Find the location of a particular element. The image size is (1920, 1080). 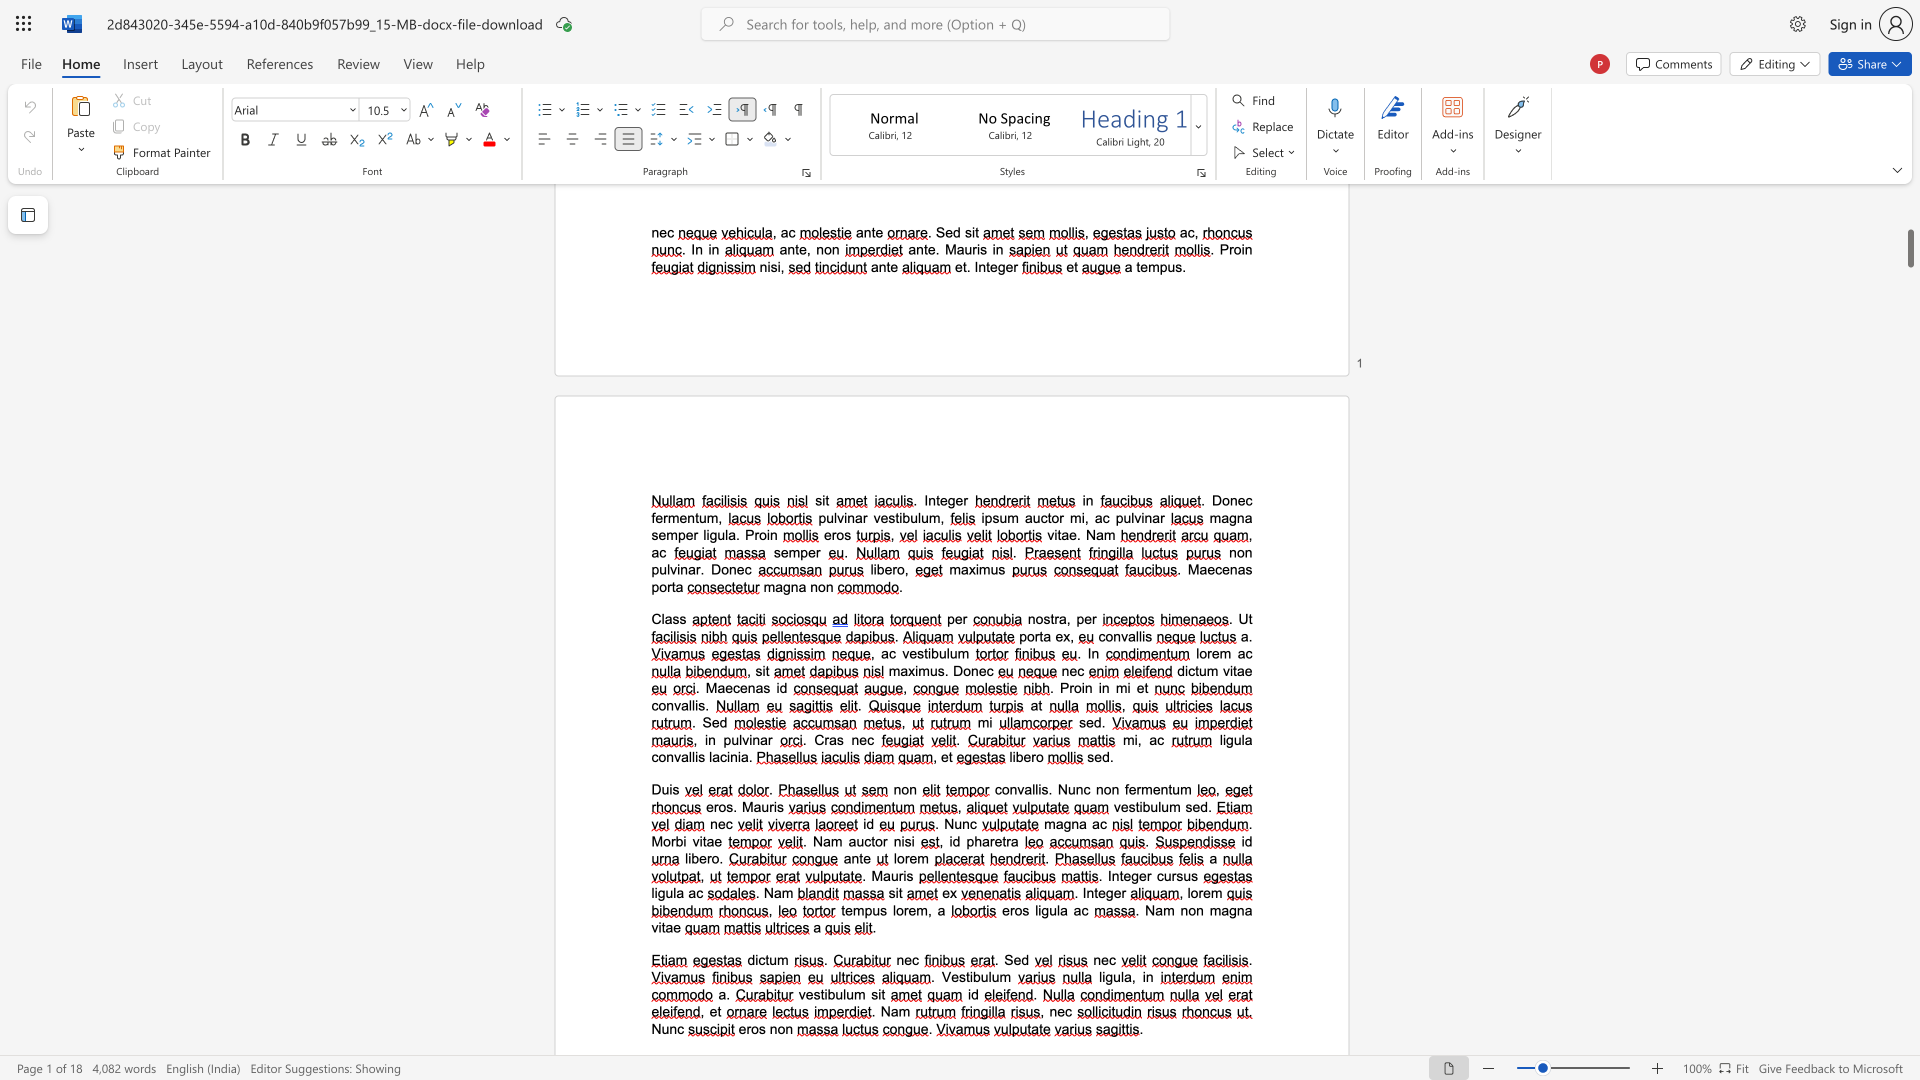

the 1th character "d" in the text is located at coordinates (1203, 805).